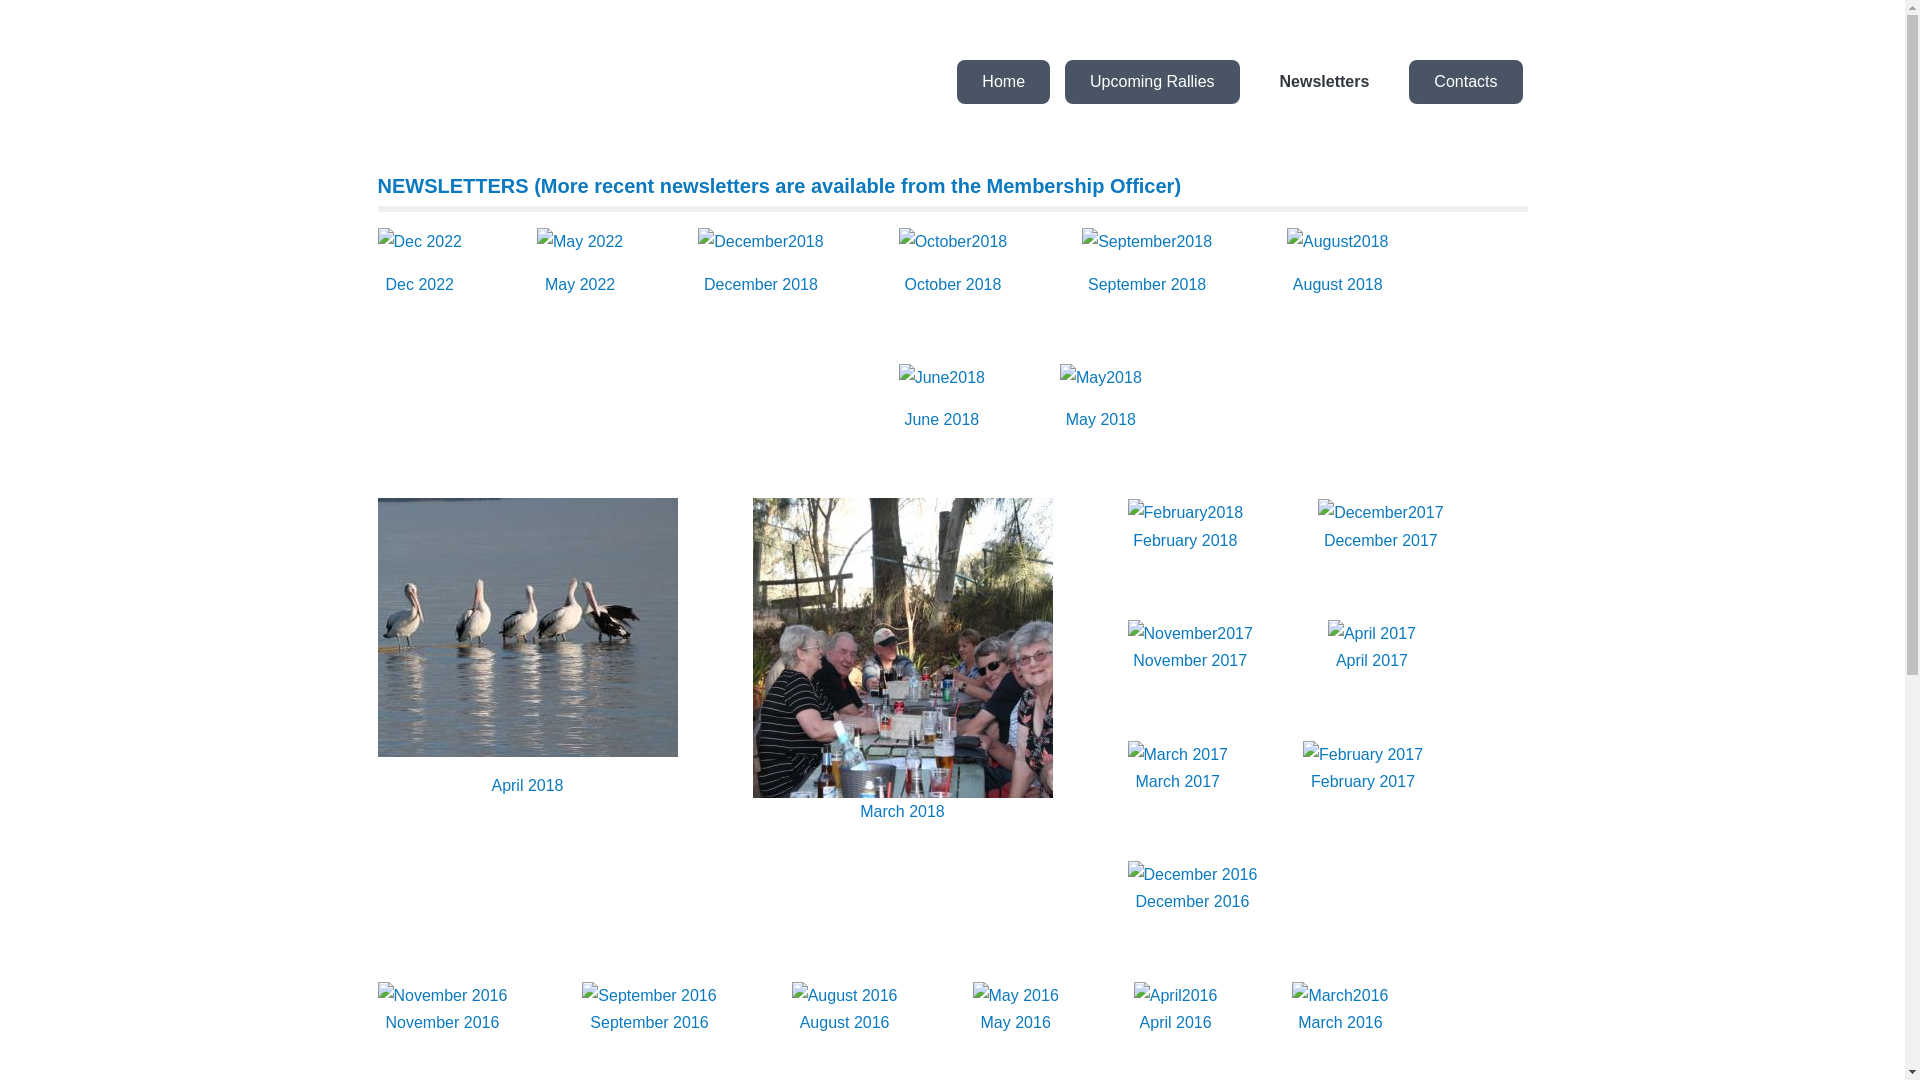  What do you see at coordinates (1380, 540) in the screenshot?
I see `'December 2017'` at bounding box center [1380, 540].